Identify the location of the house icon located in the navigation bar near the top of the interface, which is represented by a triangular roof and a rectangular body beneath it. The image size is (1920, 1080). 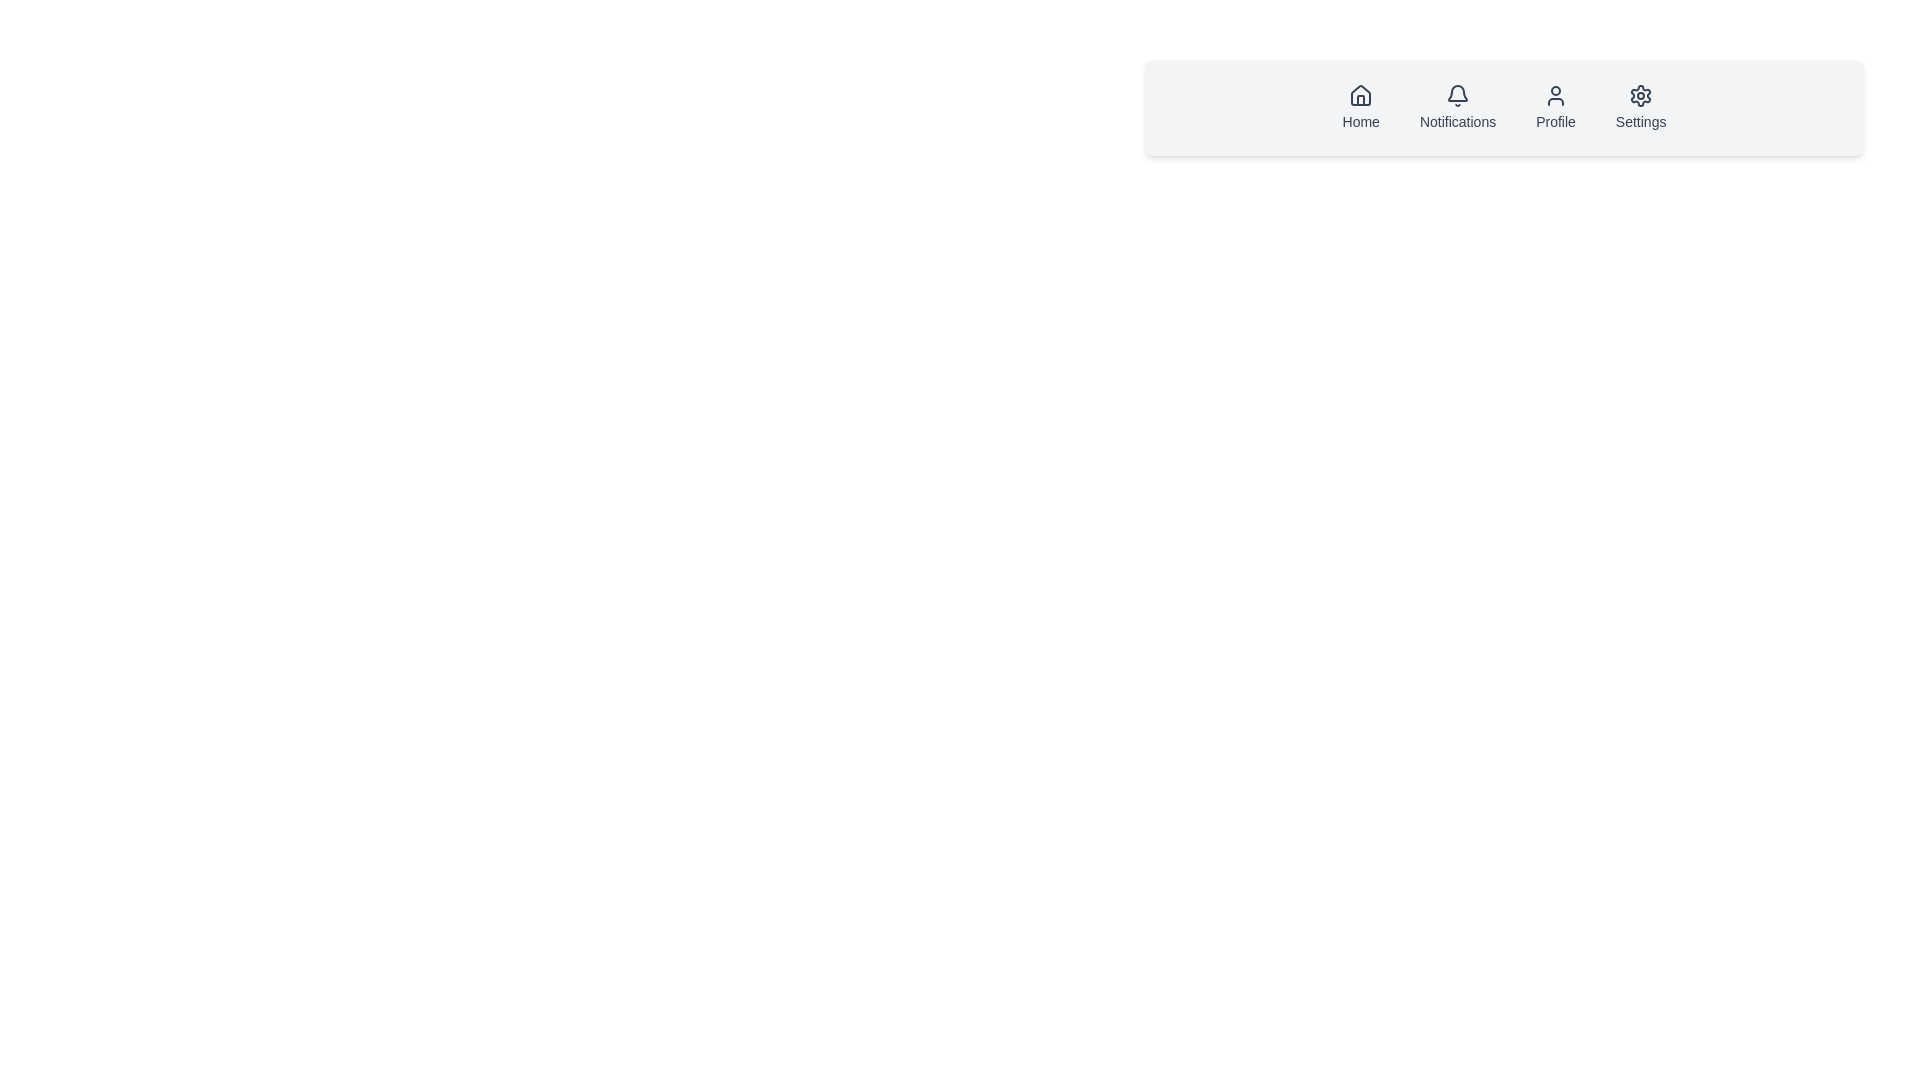
(1360, 95).